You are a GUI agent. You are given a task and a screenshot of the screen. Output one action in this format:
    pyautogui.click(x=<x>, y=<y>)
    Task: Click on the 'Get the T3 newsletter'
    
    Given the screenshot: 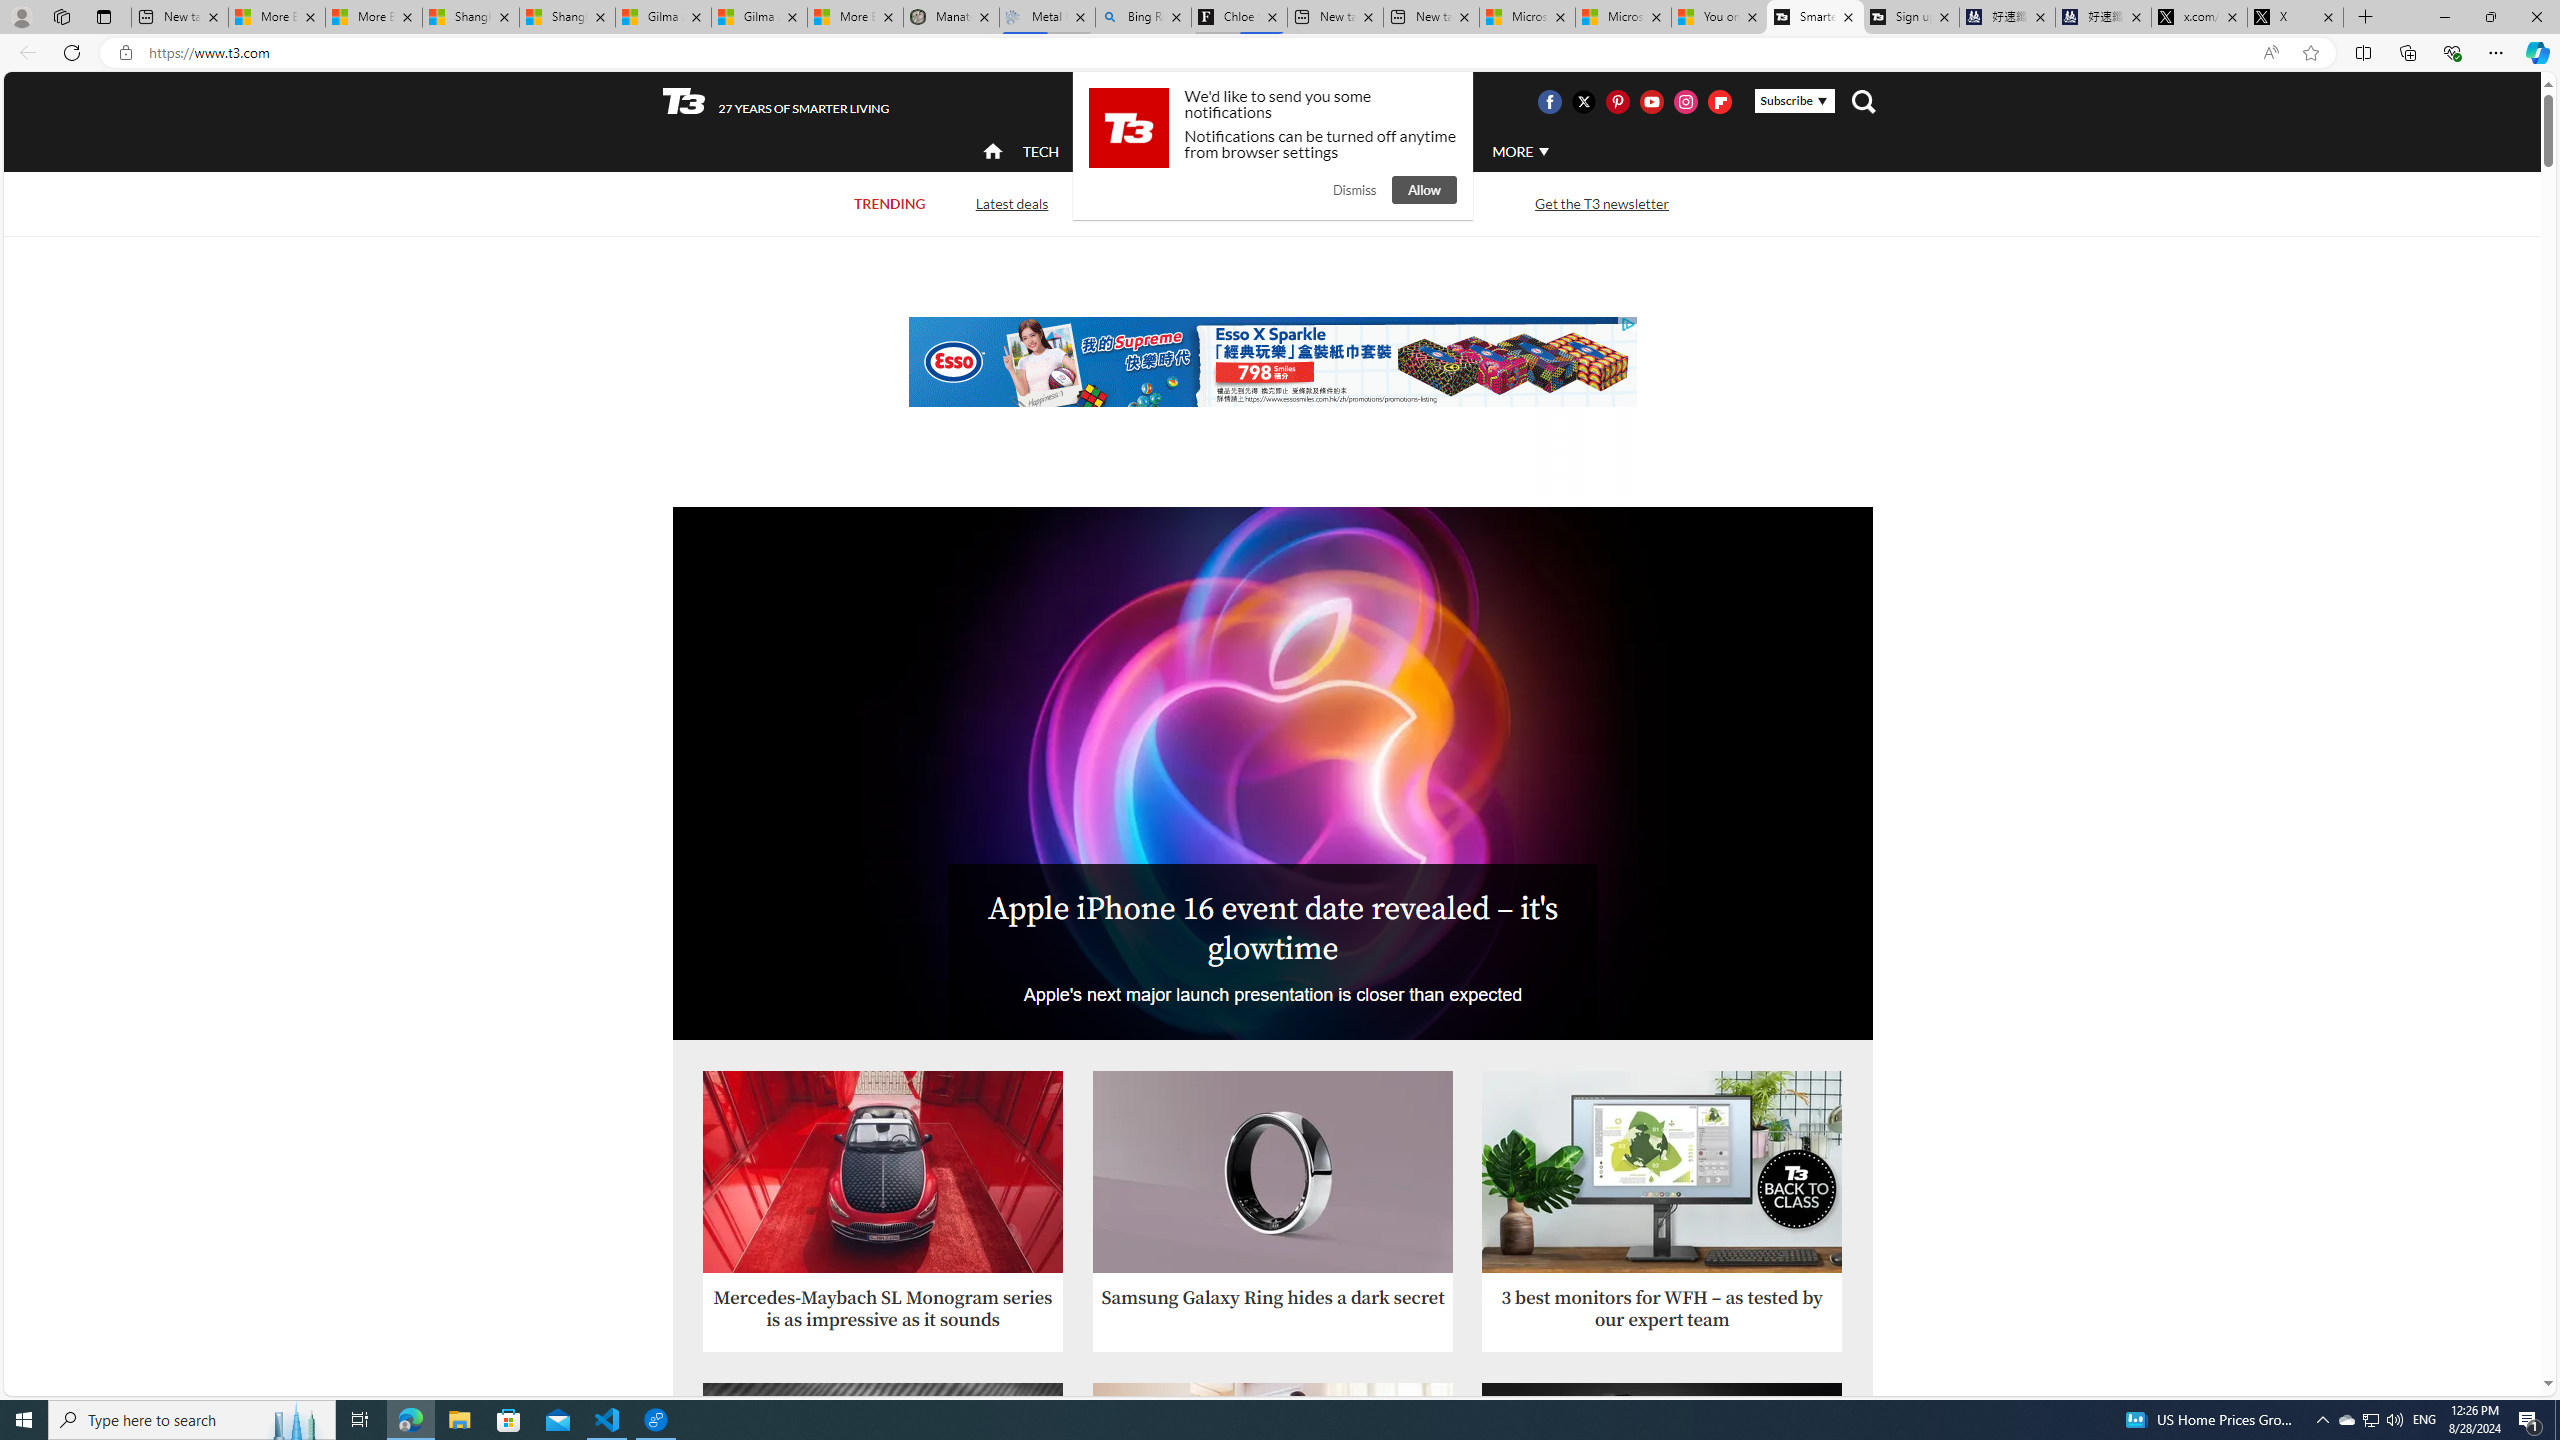 What is the action you would take?
    pyautogui.click(x=1602, y=202)
    